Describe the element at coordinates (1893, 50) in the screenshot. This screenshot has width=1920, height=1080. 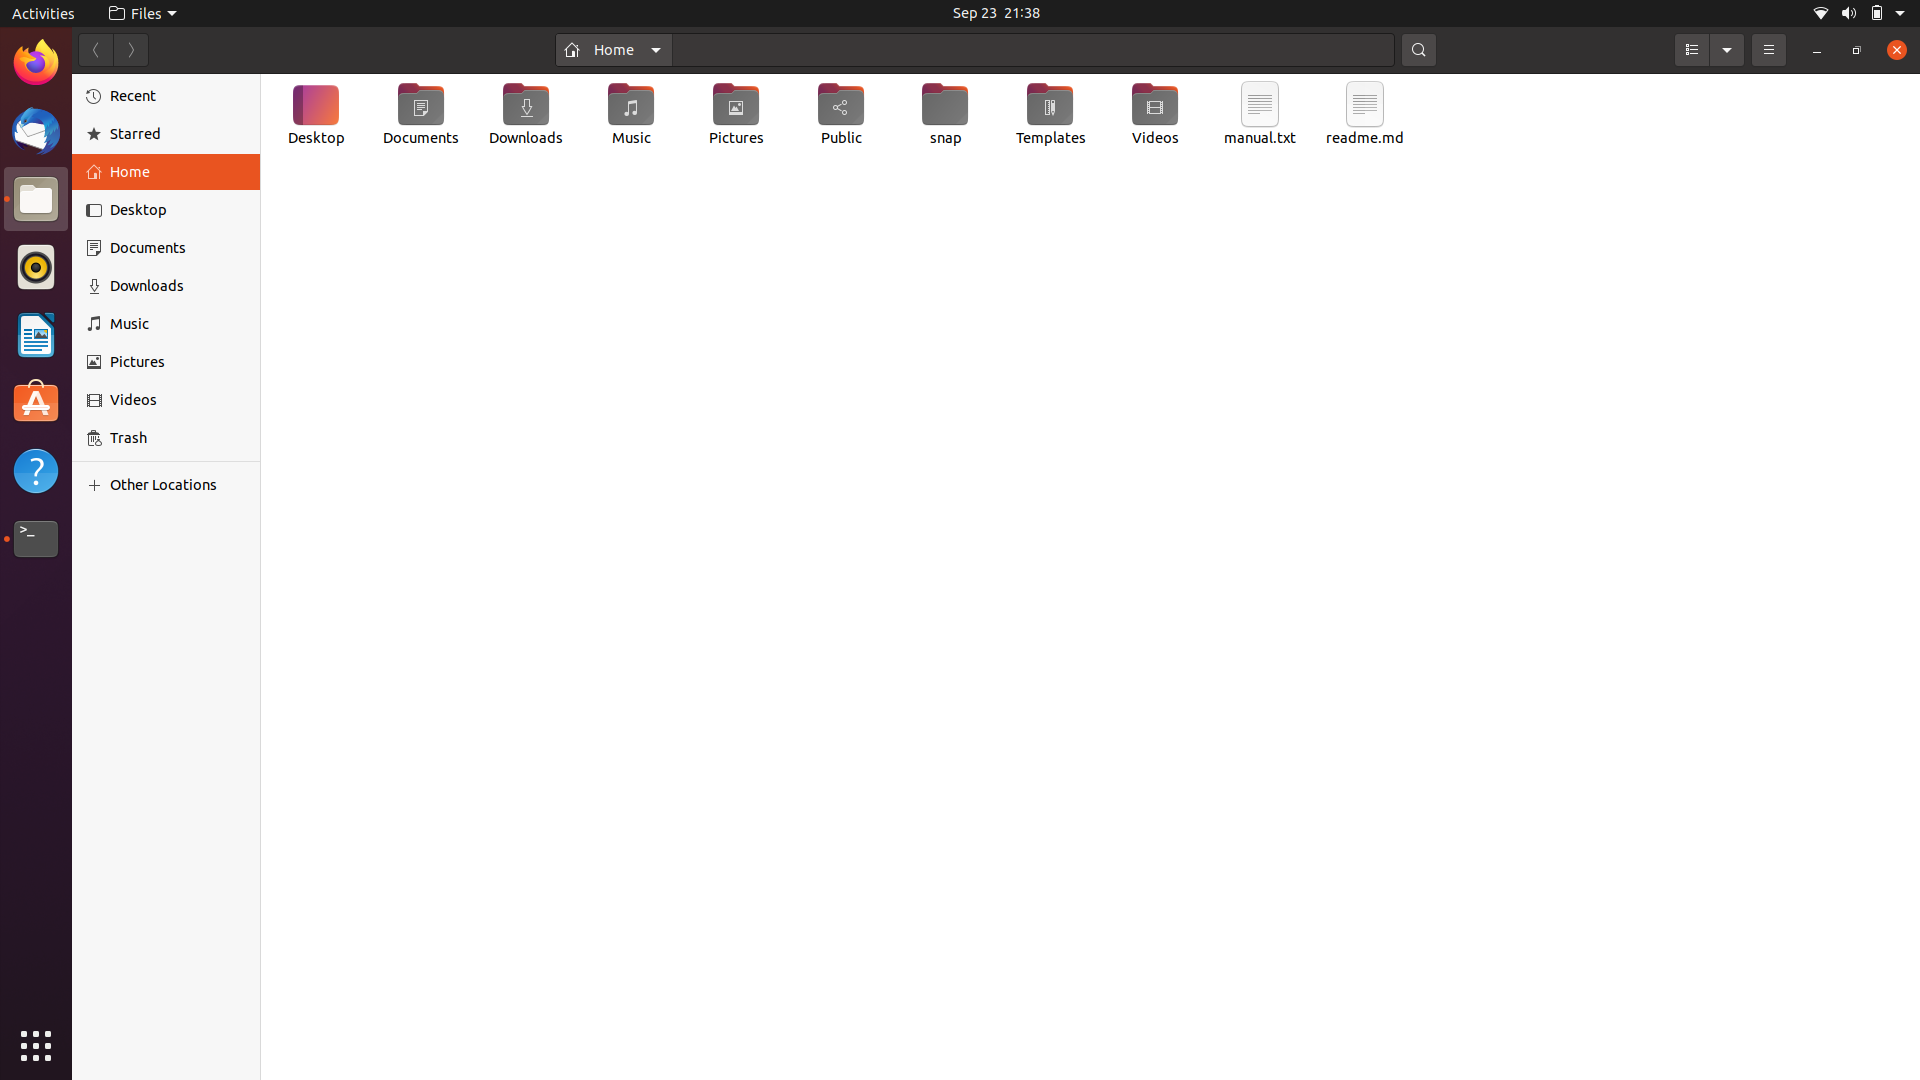
I see `Terminate the window currently open` at that location.